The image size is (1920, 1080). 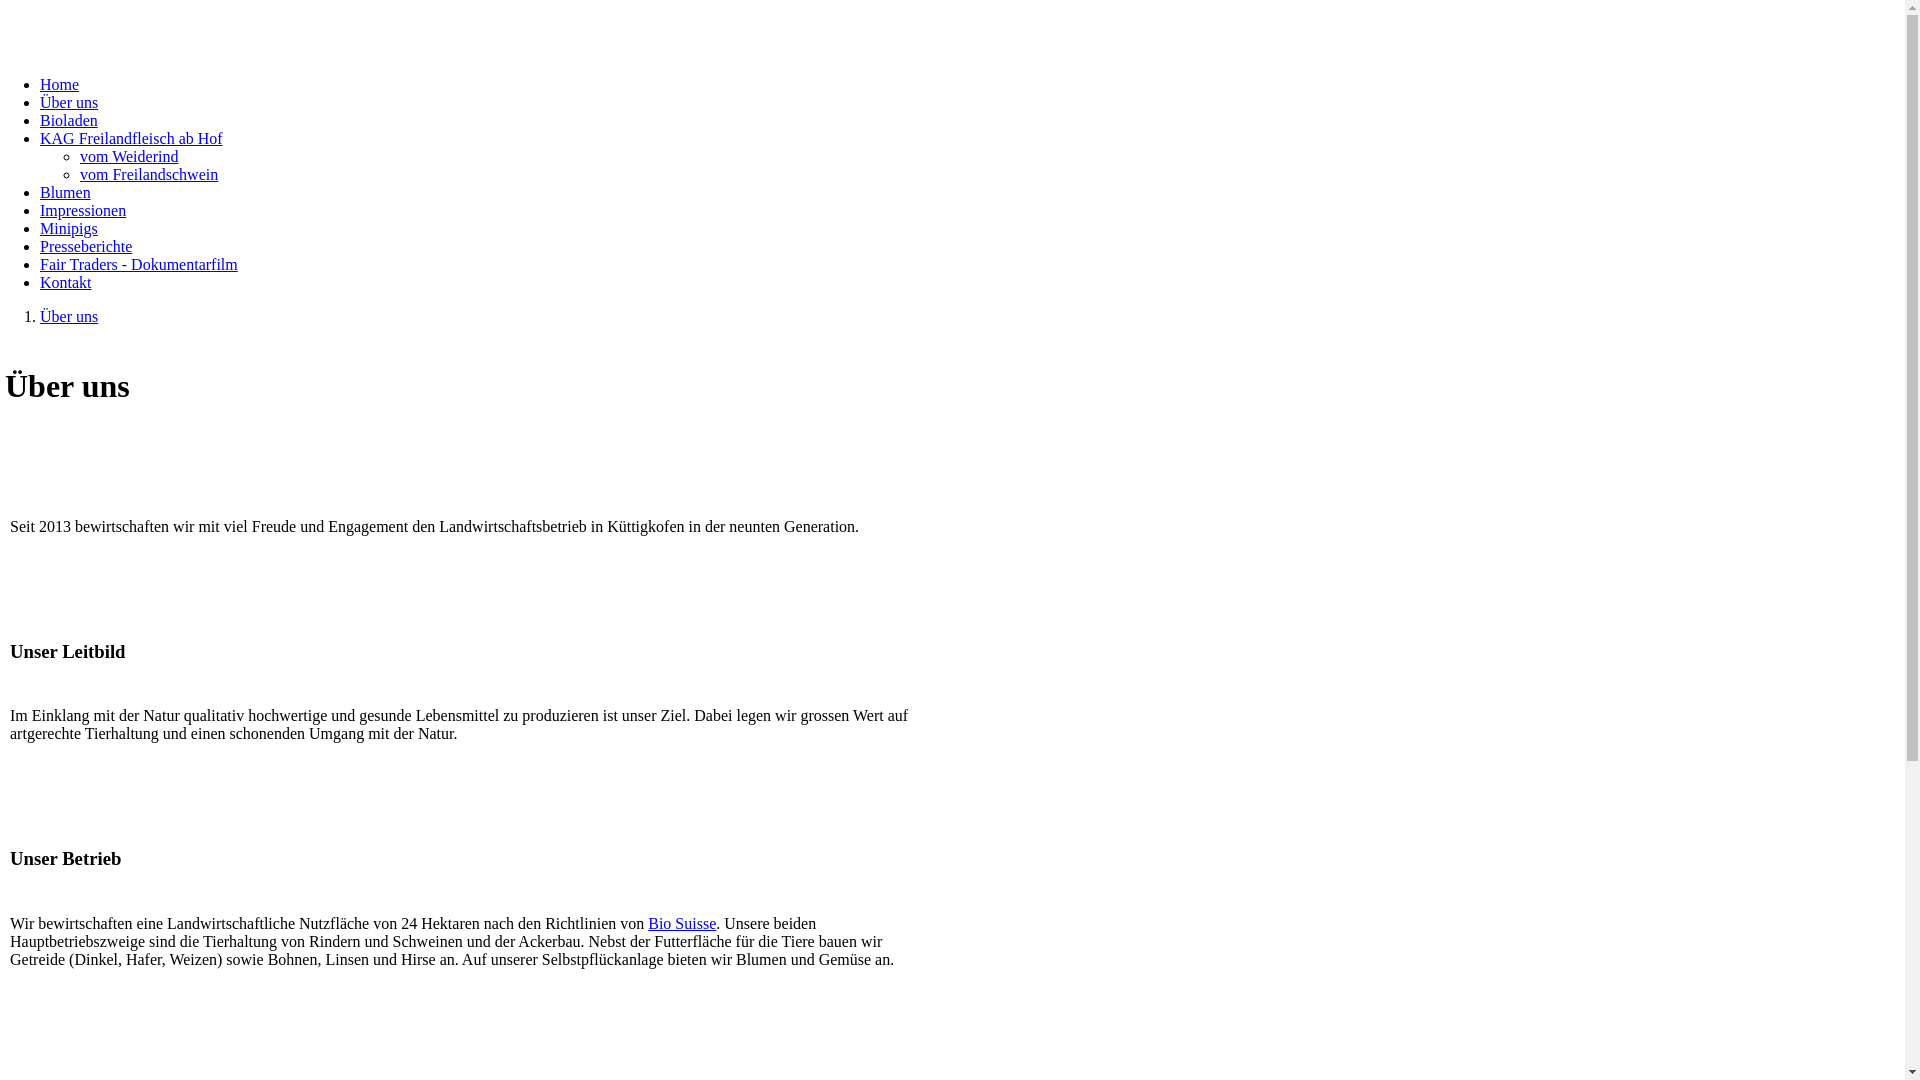 What do you see at coordinates (147, 173) in the screenshot?
I see `'vom Freilandschwein'` at bounding box center [147, 173].